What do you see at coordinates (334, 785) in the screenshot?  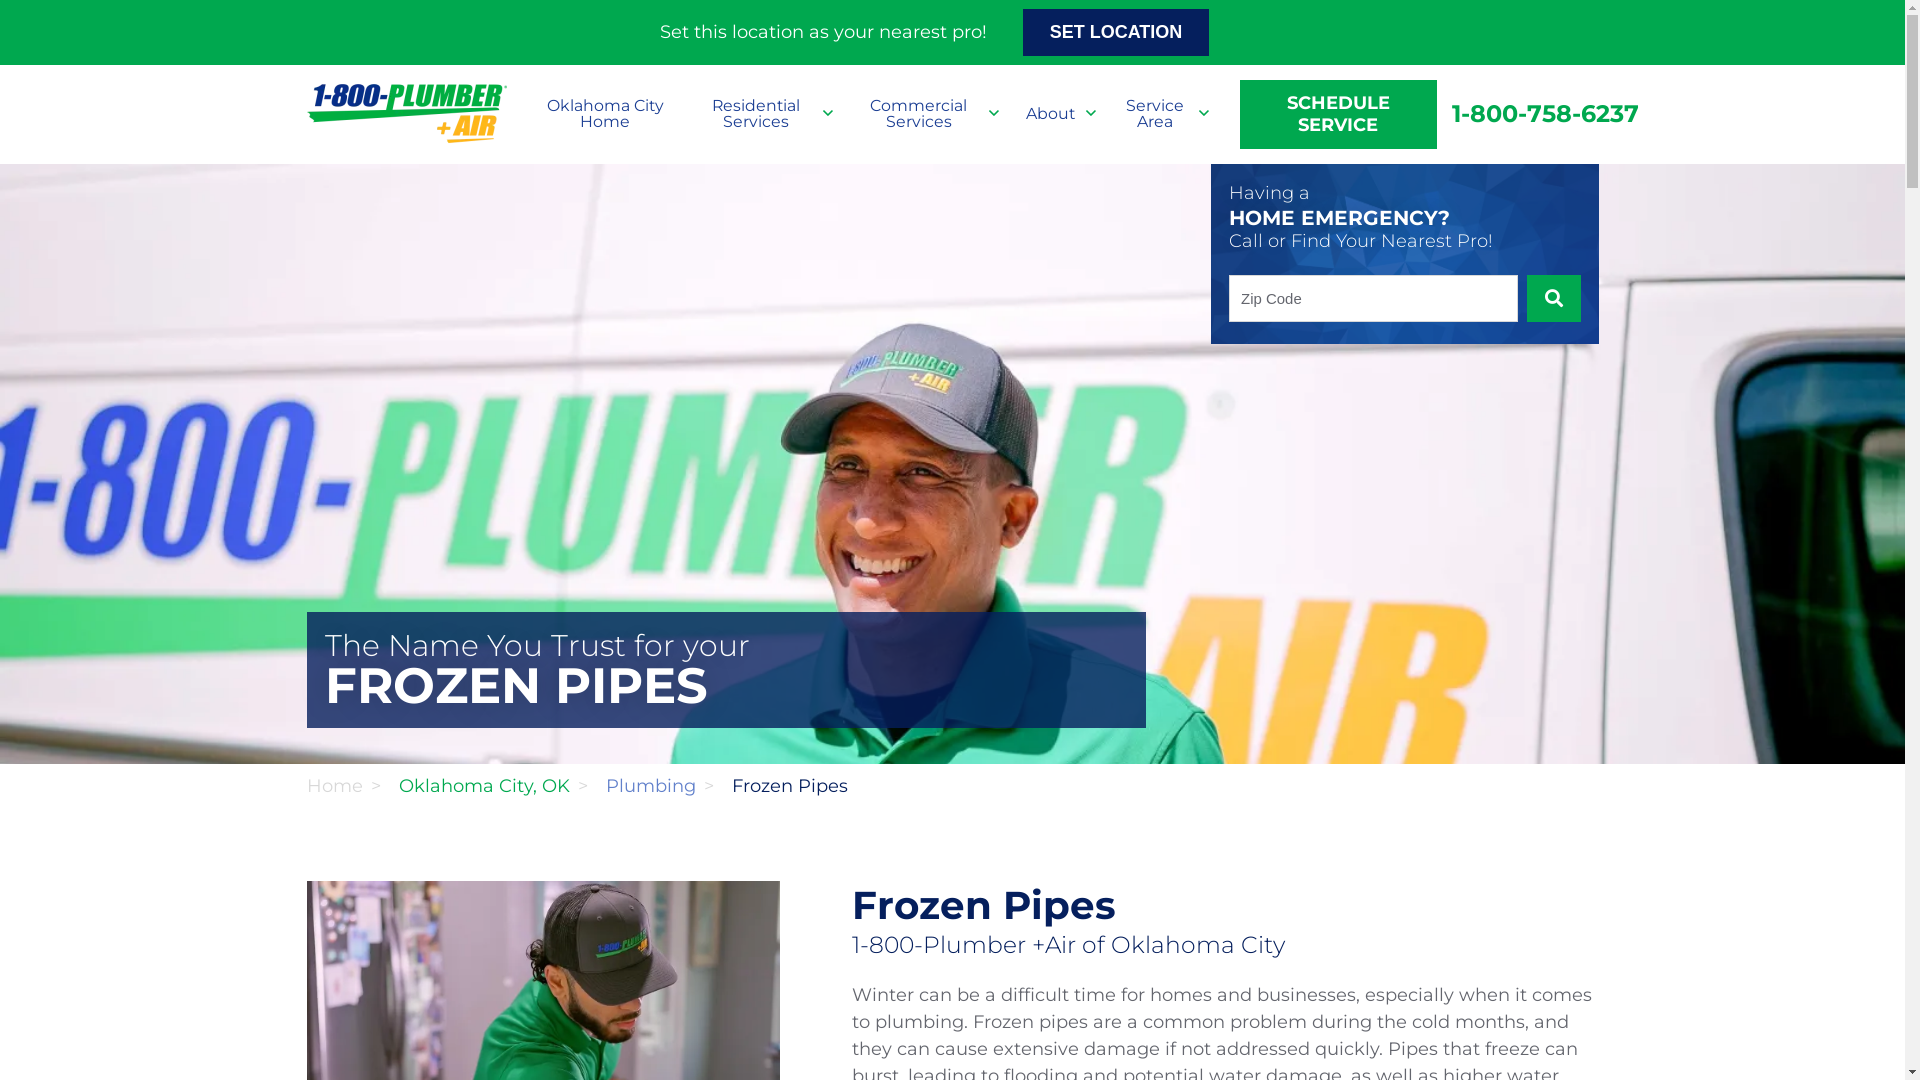 I see `'Home'` at bounding box center [334, 785].